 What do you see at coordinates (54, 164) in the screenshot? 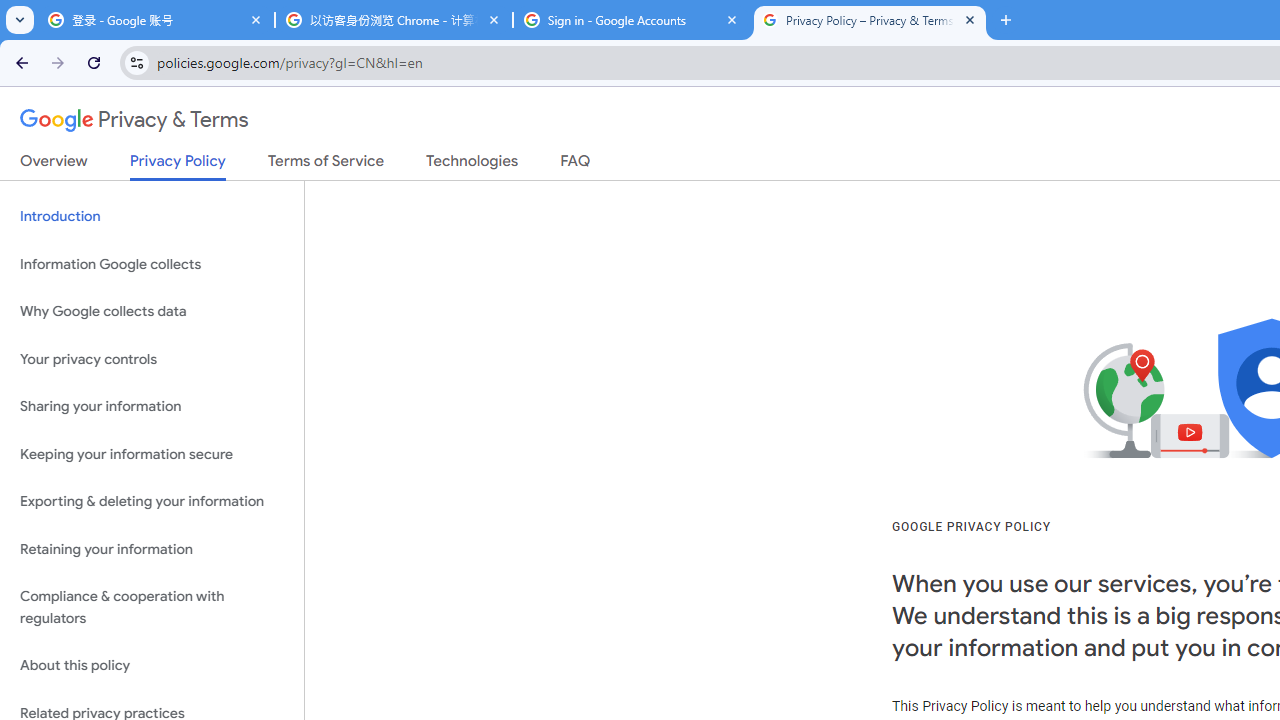
I see `'Overview'` at bounding box center [54, 164].